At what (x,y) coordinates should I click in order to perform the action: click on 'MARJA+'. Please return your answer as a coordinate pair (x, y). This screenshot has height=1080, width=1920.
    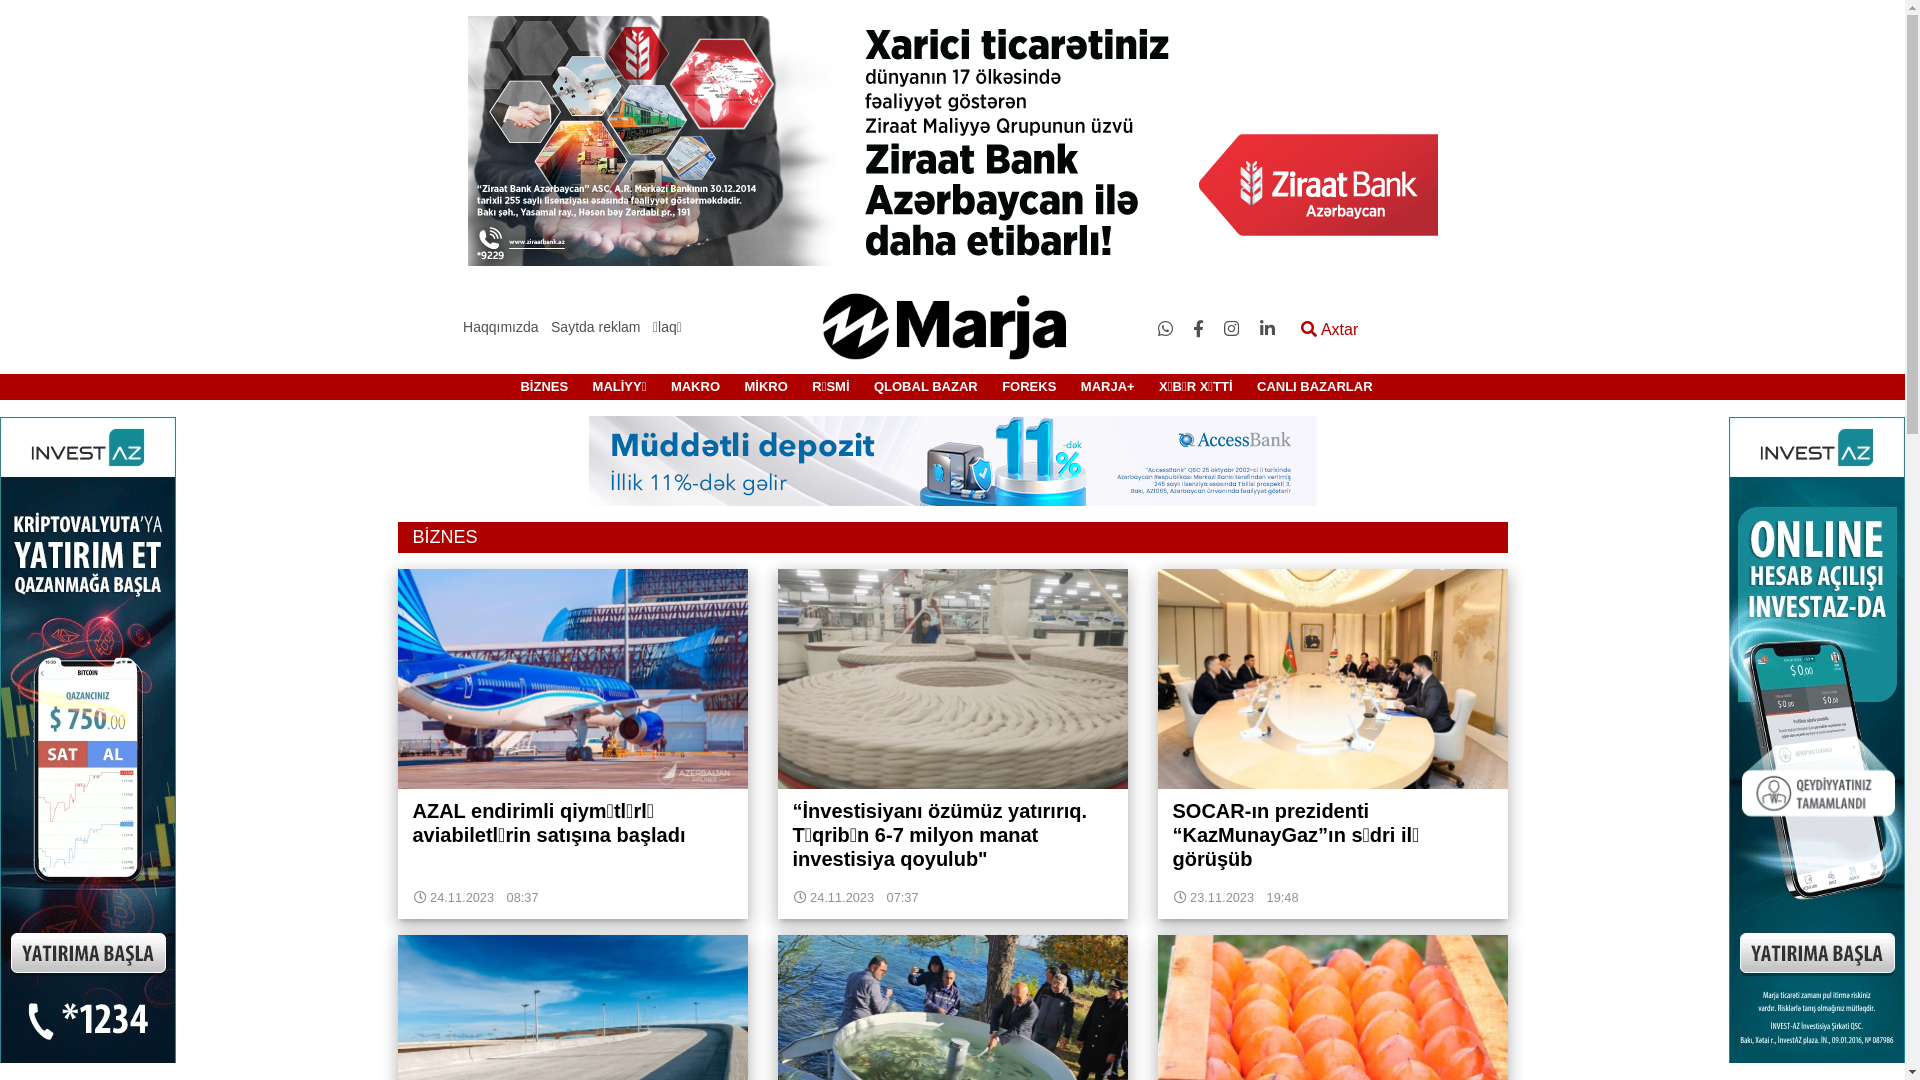
    Looking at the image, I should click on (1107, 386).